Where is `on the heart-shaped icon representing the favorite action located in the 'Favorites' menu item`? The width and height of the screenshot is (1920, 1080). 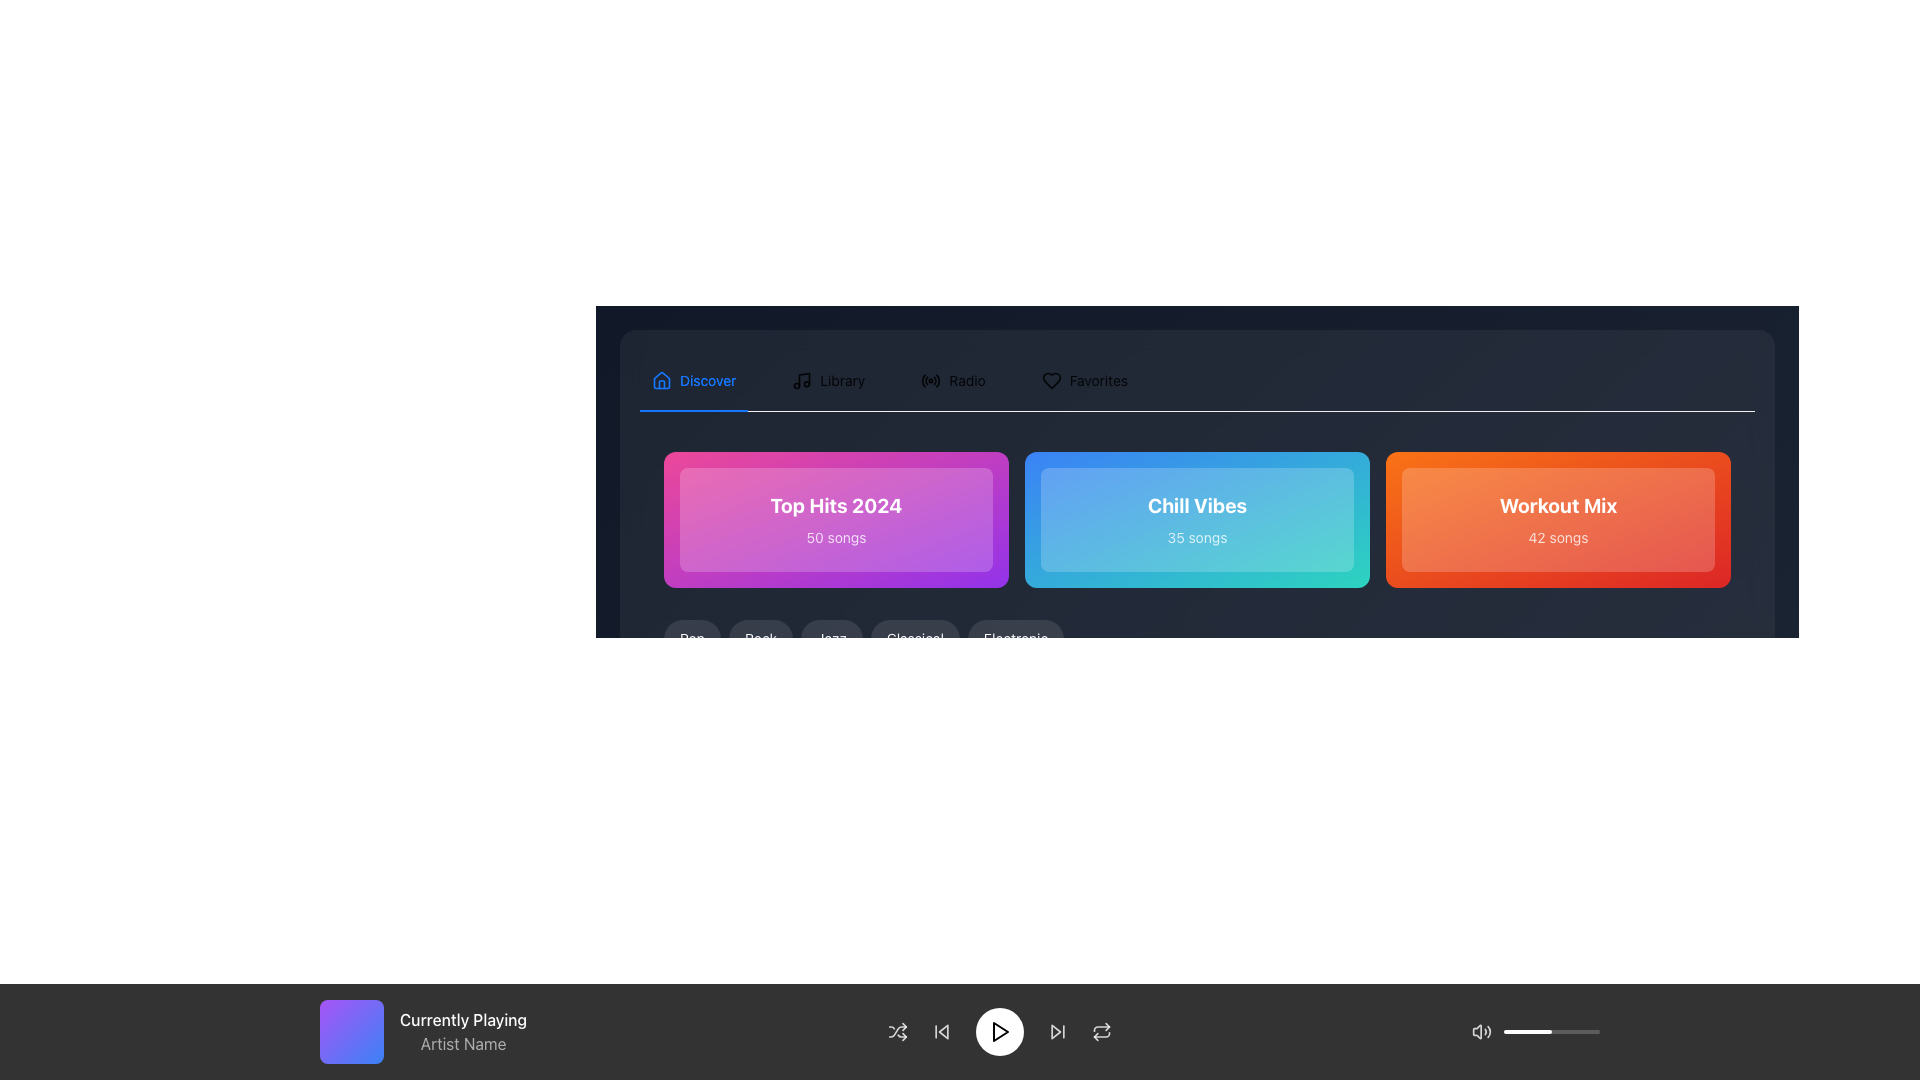
on the heart-shaped icon representing the favorite action located in the 'Favorites' menu item is located at coordinates (1050, 381).